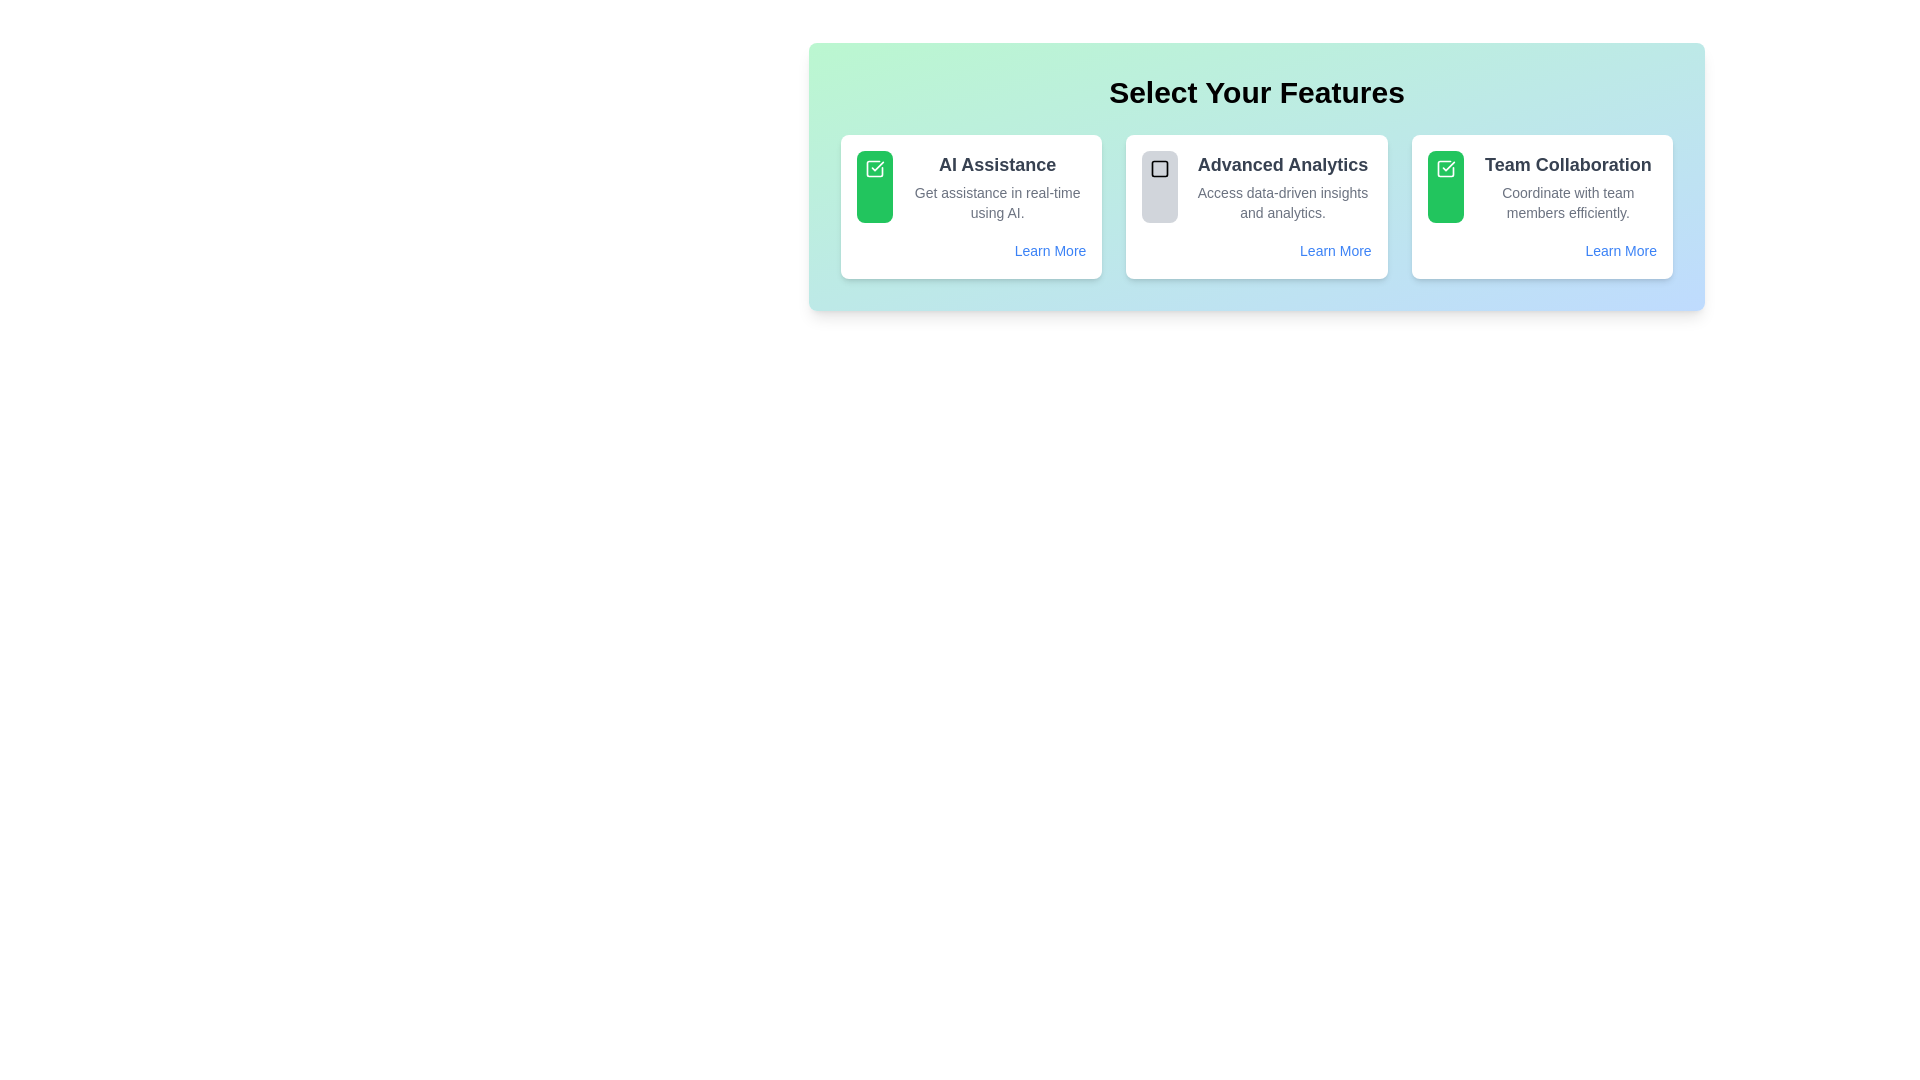  I want to click on the 'Team Collaboration' header text, so click(1567, 164).